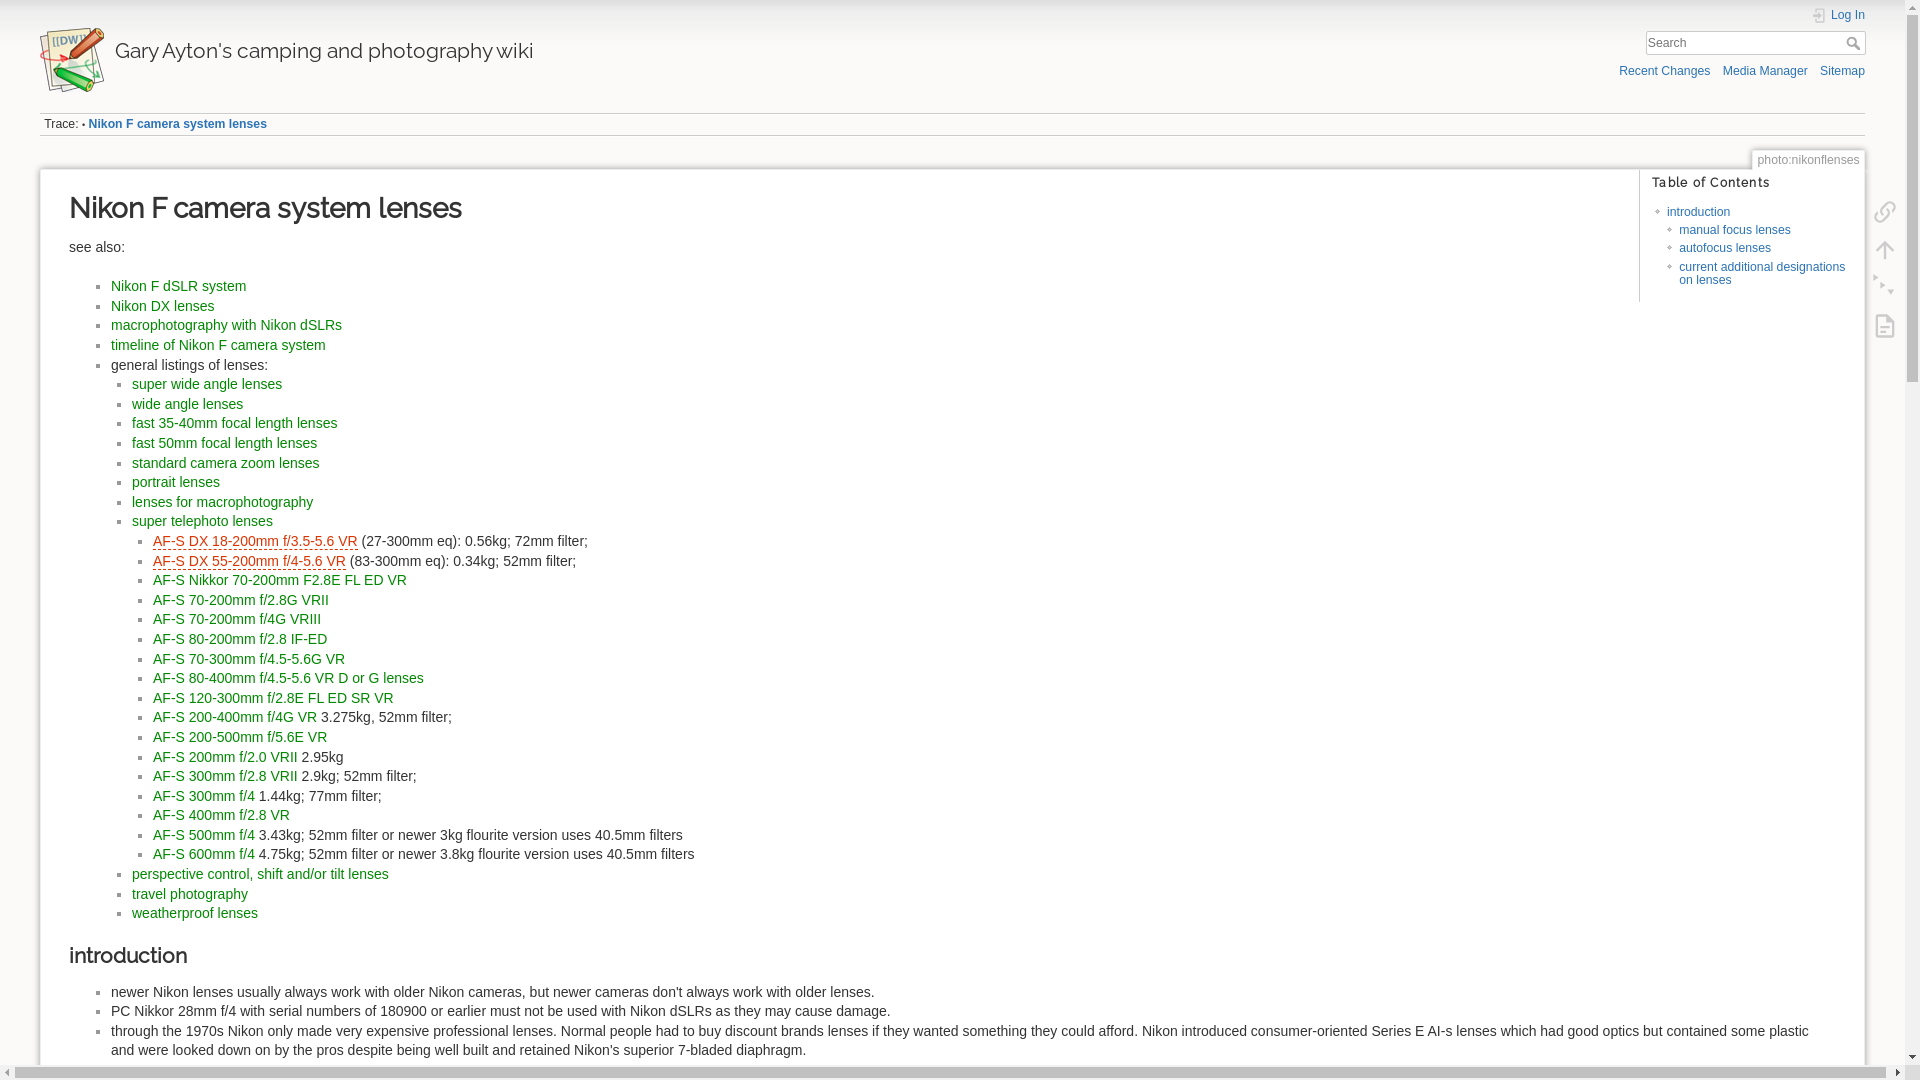 The image size is (1920, 1080). What do you see at coordinates (225, 462) in the screenshot?
I see `'standard camera zoom lenses'` at bounding box center [225, 462].